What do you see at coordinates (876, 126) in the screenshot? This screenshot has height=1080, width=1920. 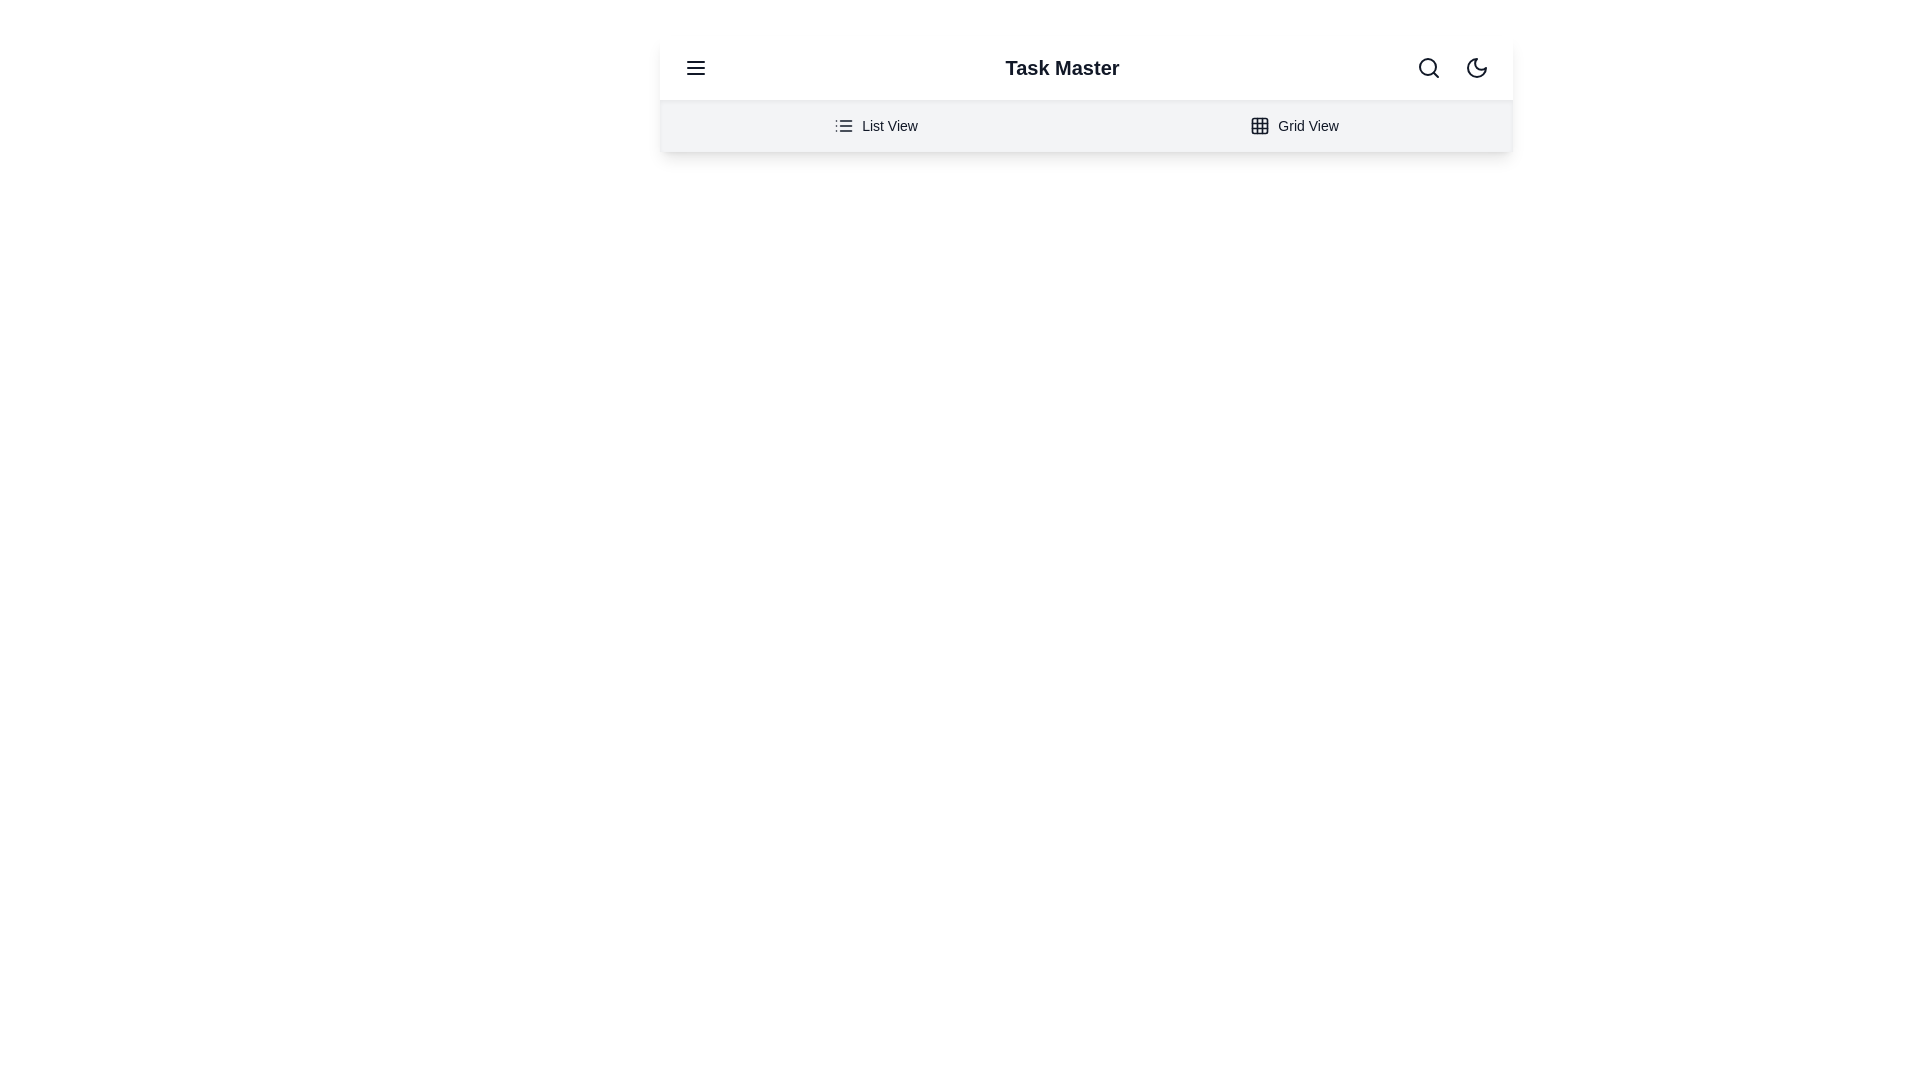 I see `the 'List View' option in the menu` at bounding box center [876, 126].